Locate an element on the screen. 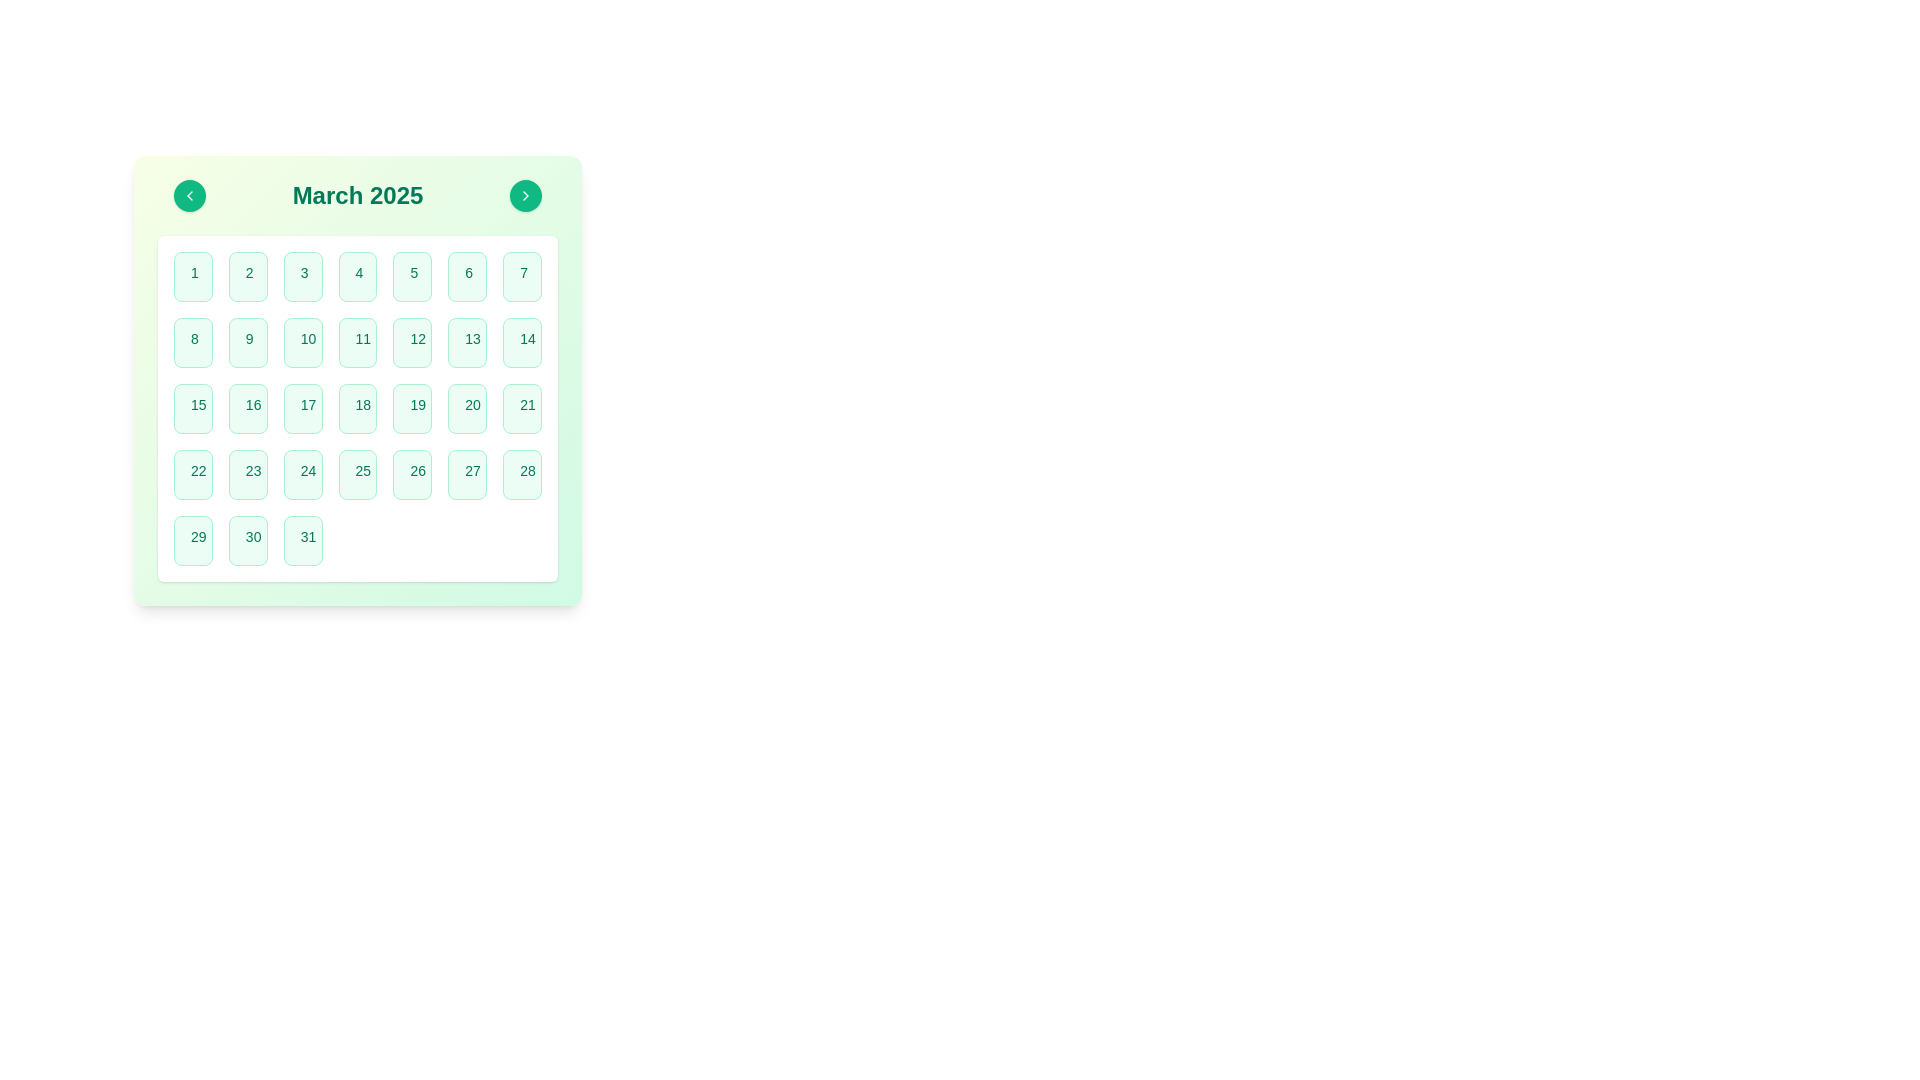 Image resolution: width=1920 pixels, height=1080 pixels. the active green text element displaying the number '27' in the calendar's grid layout is located at coordinates (472, 470).